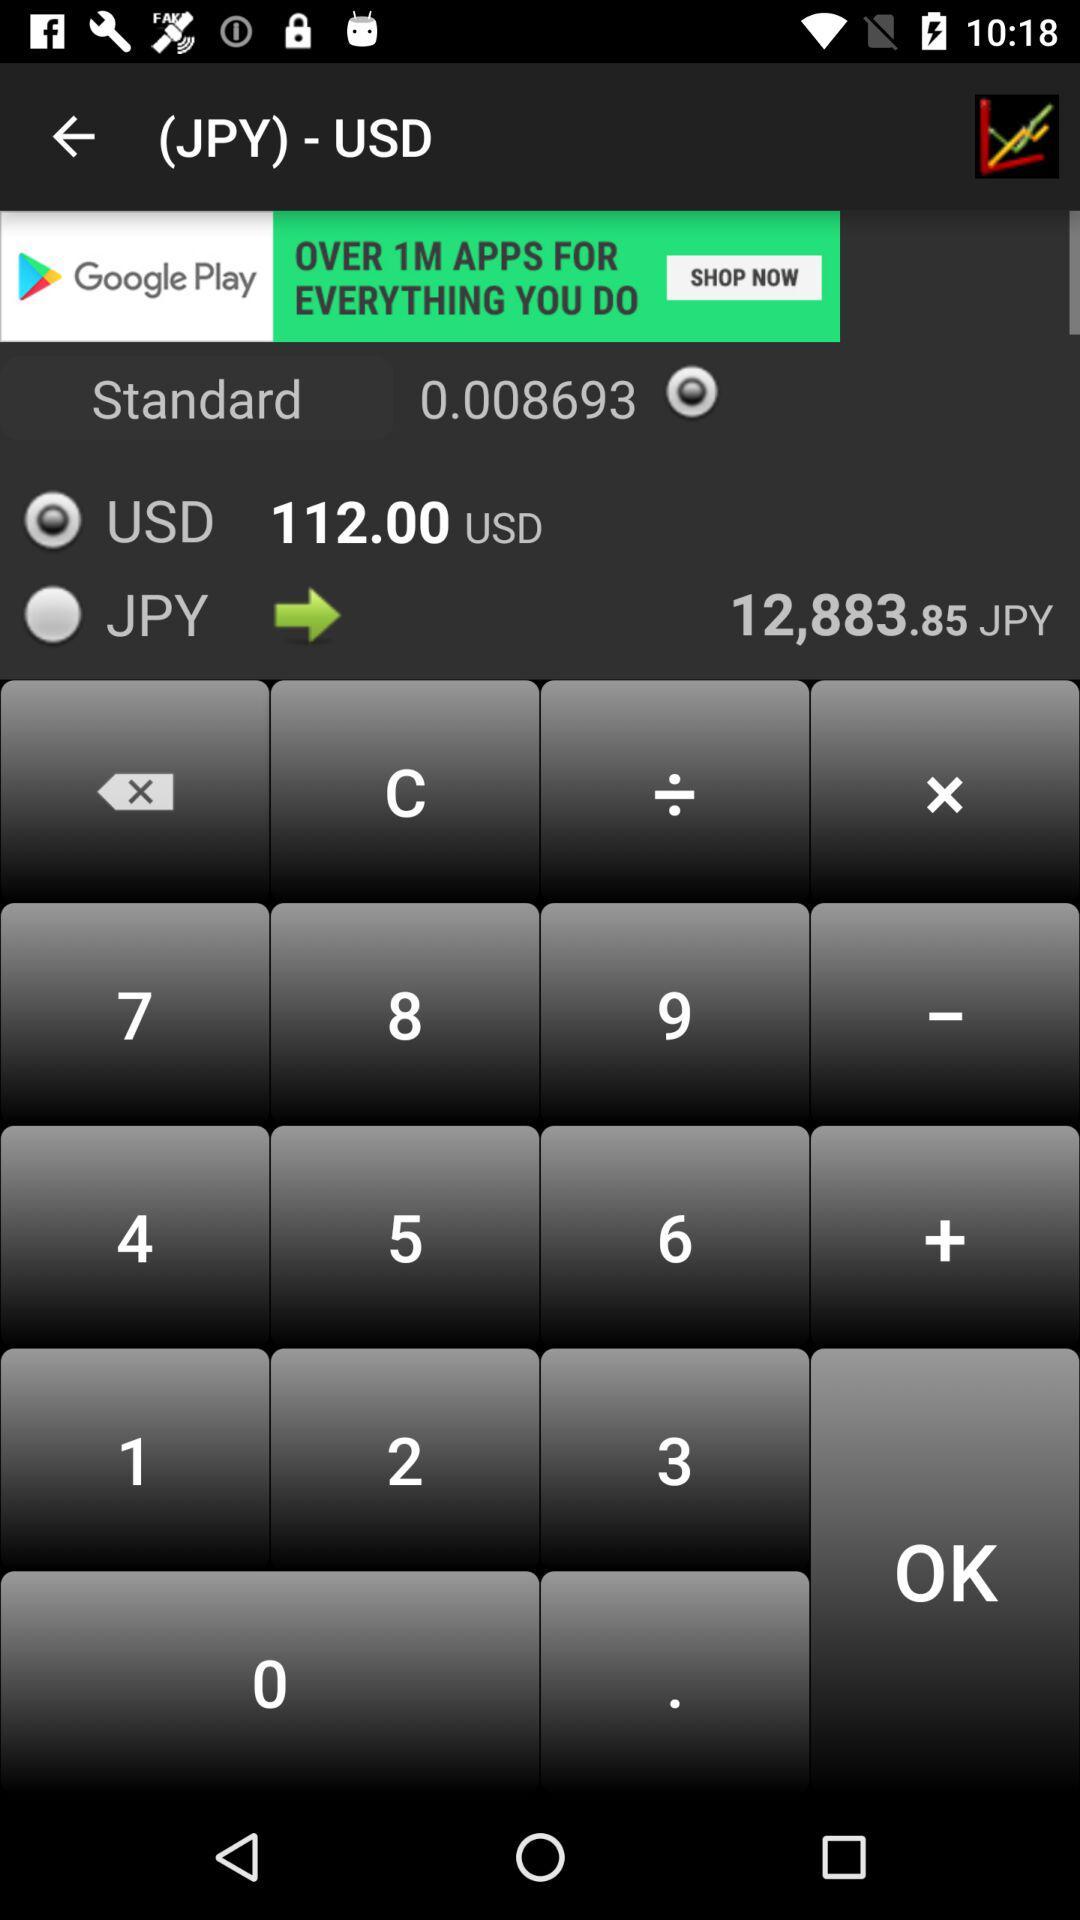 This screenshot has height=1920, width=1080. I want to click on the refresh icon, so click(690, 391).